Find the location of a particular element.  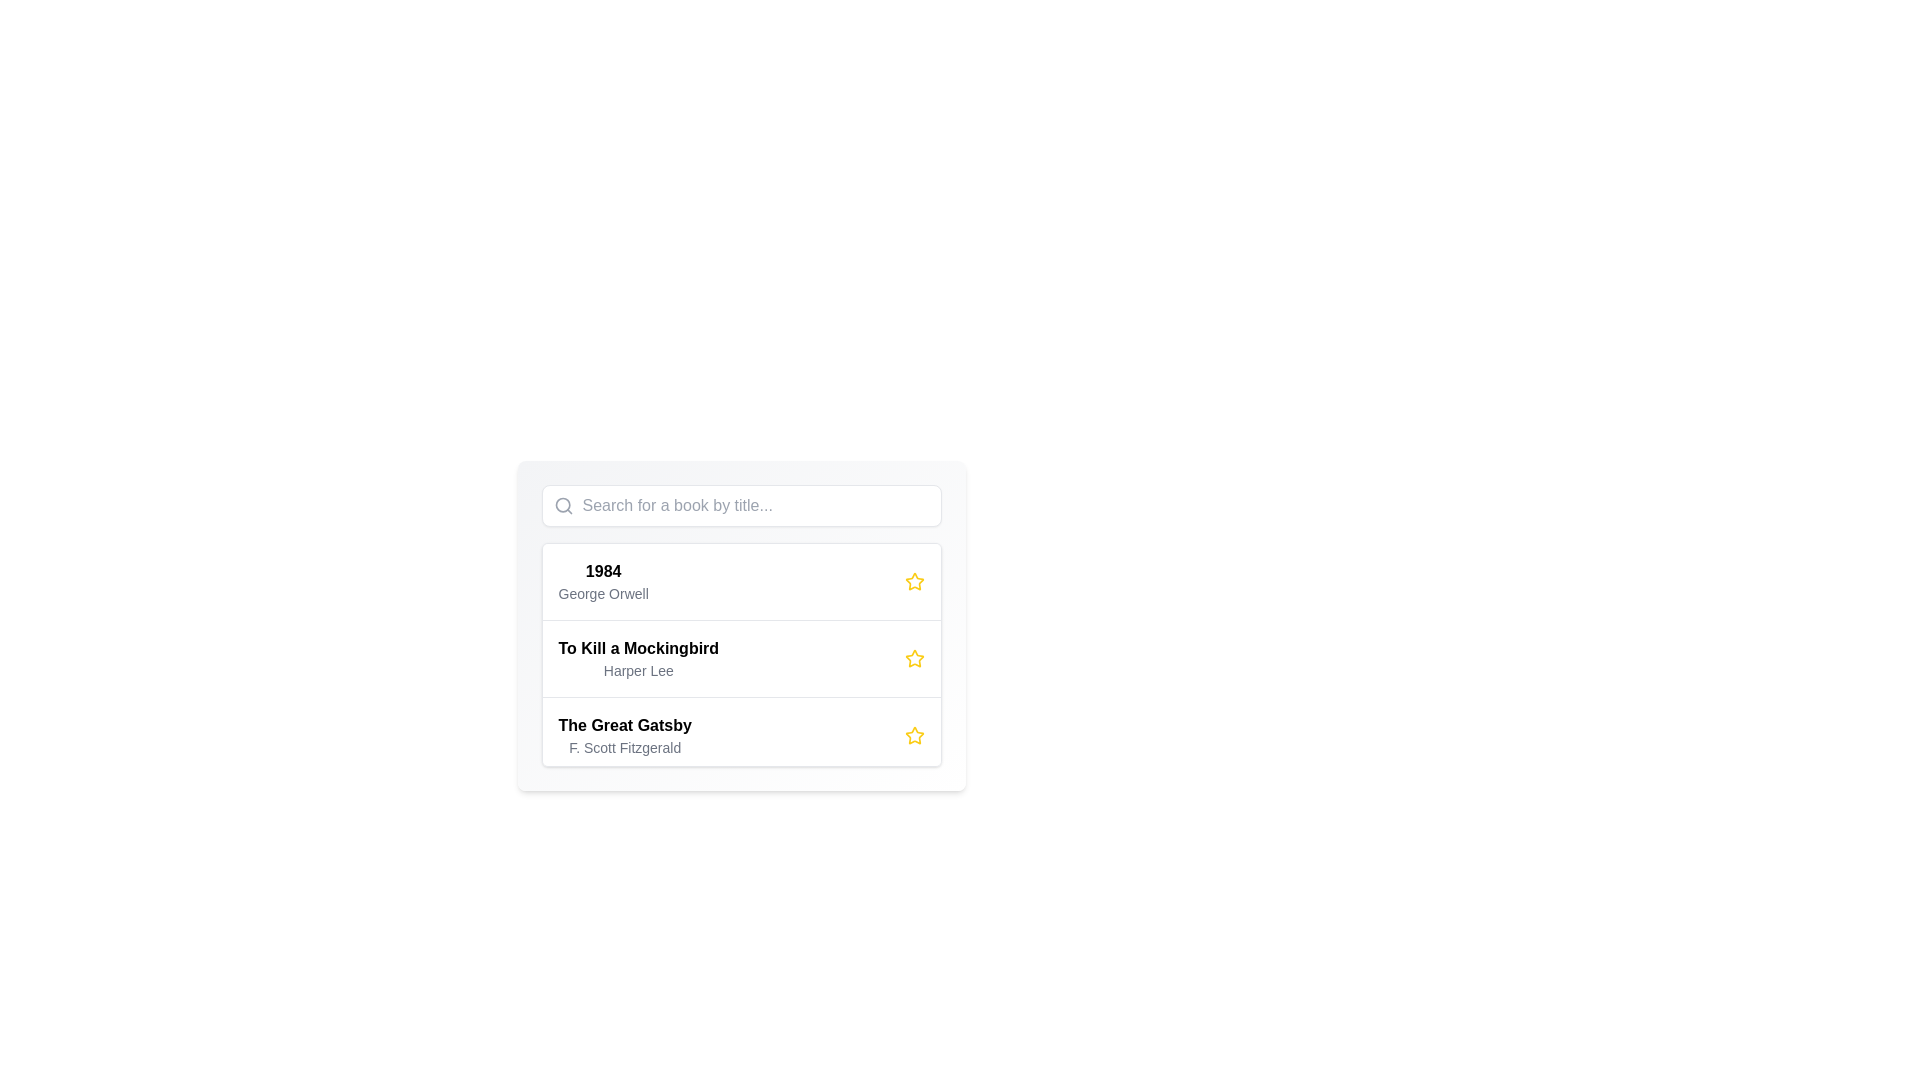

the list item displaying '1984' by 'George Orwell' is located at coordinates (740, 582).